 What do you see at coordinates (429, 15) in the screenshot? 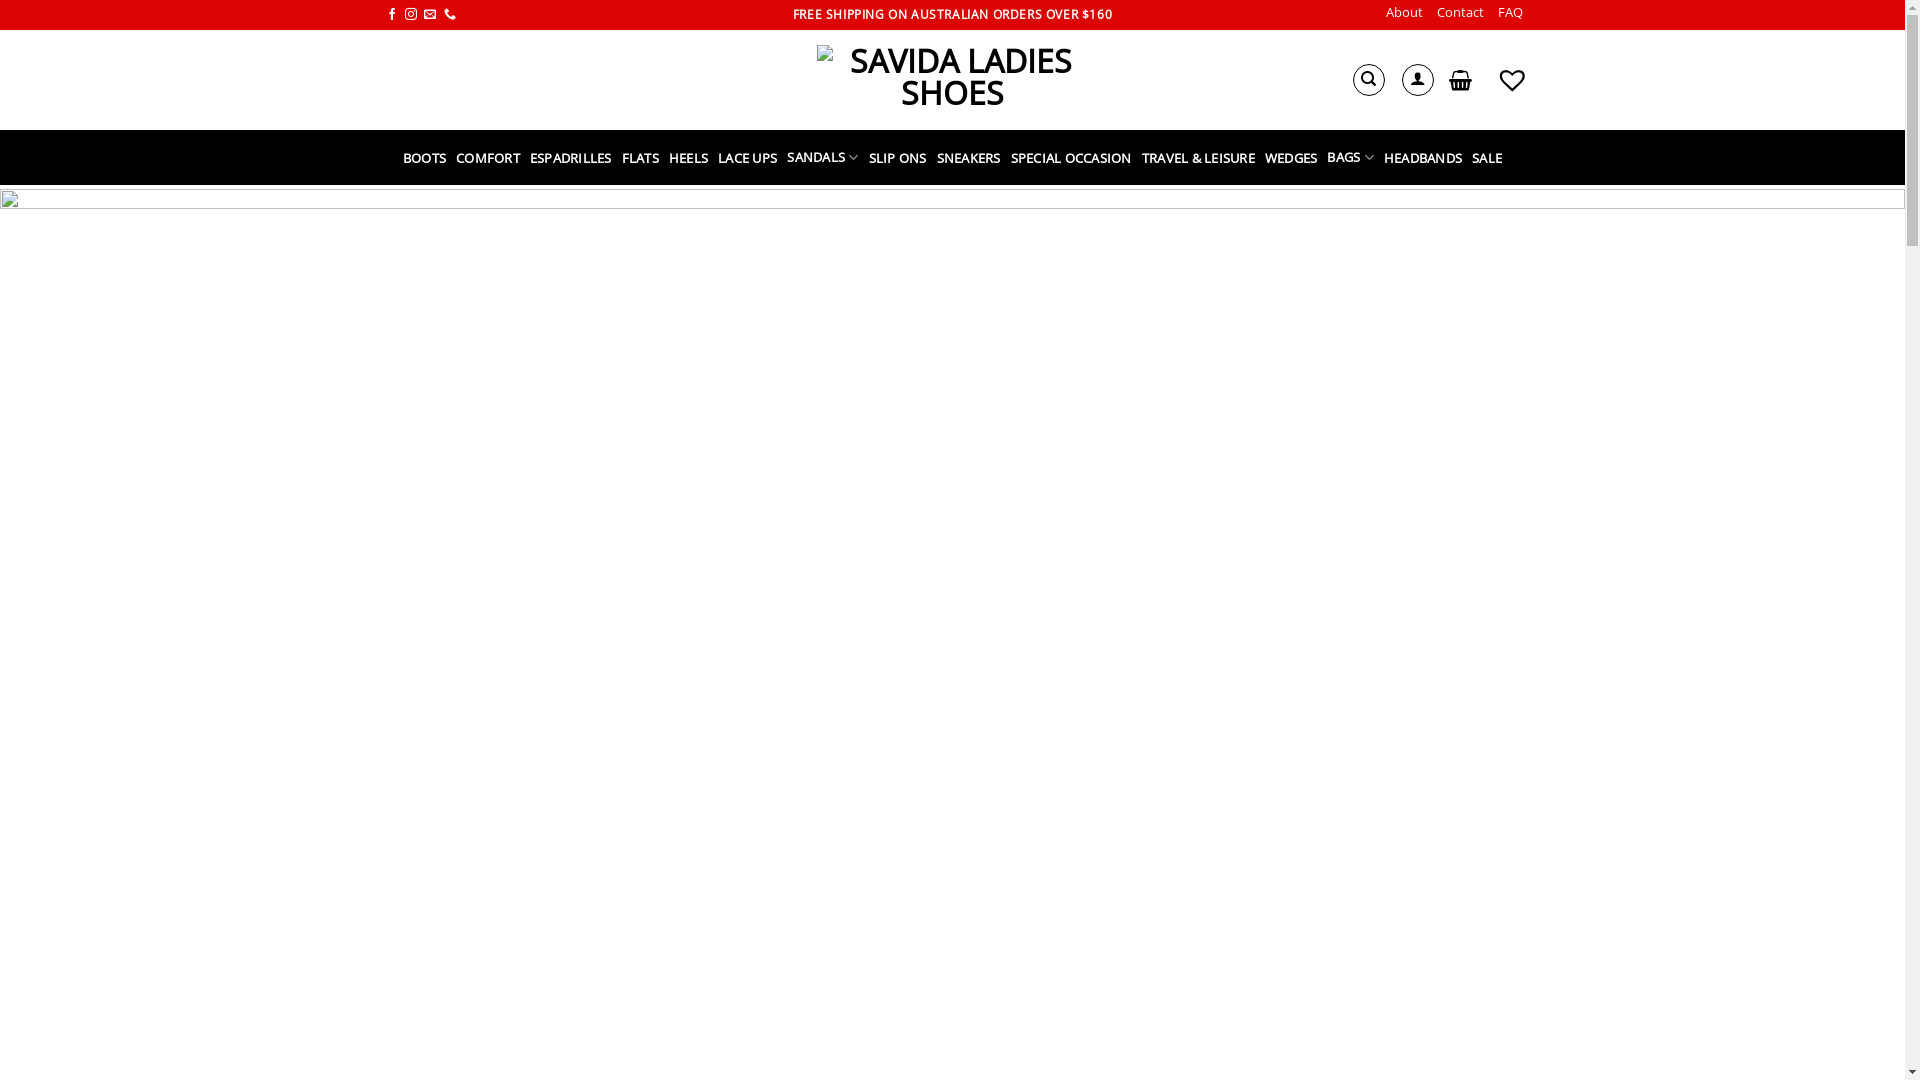
I see `'Send us an email'` at bounding box center [429, 15].